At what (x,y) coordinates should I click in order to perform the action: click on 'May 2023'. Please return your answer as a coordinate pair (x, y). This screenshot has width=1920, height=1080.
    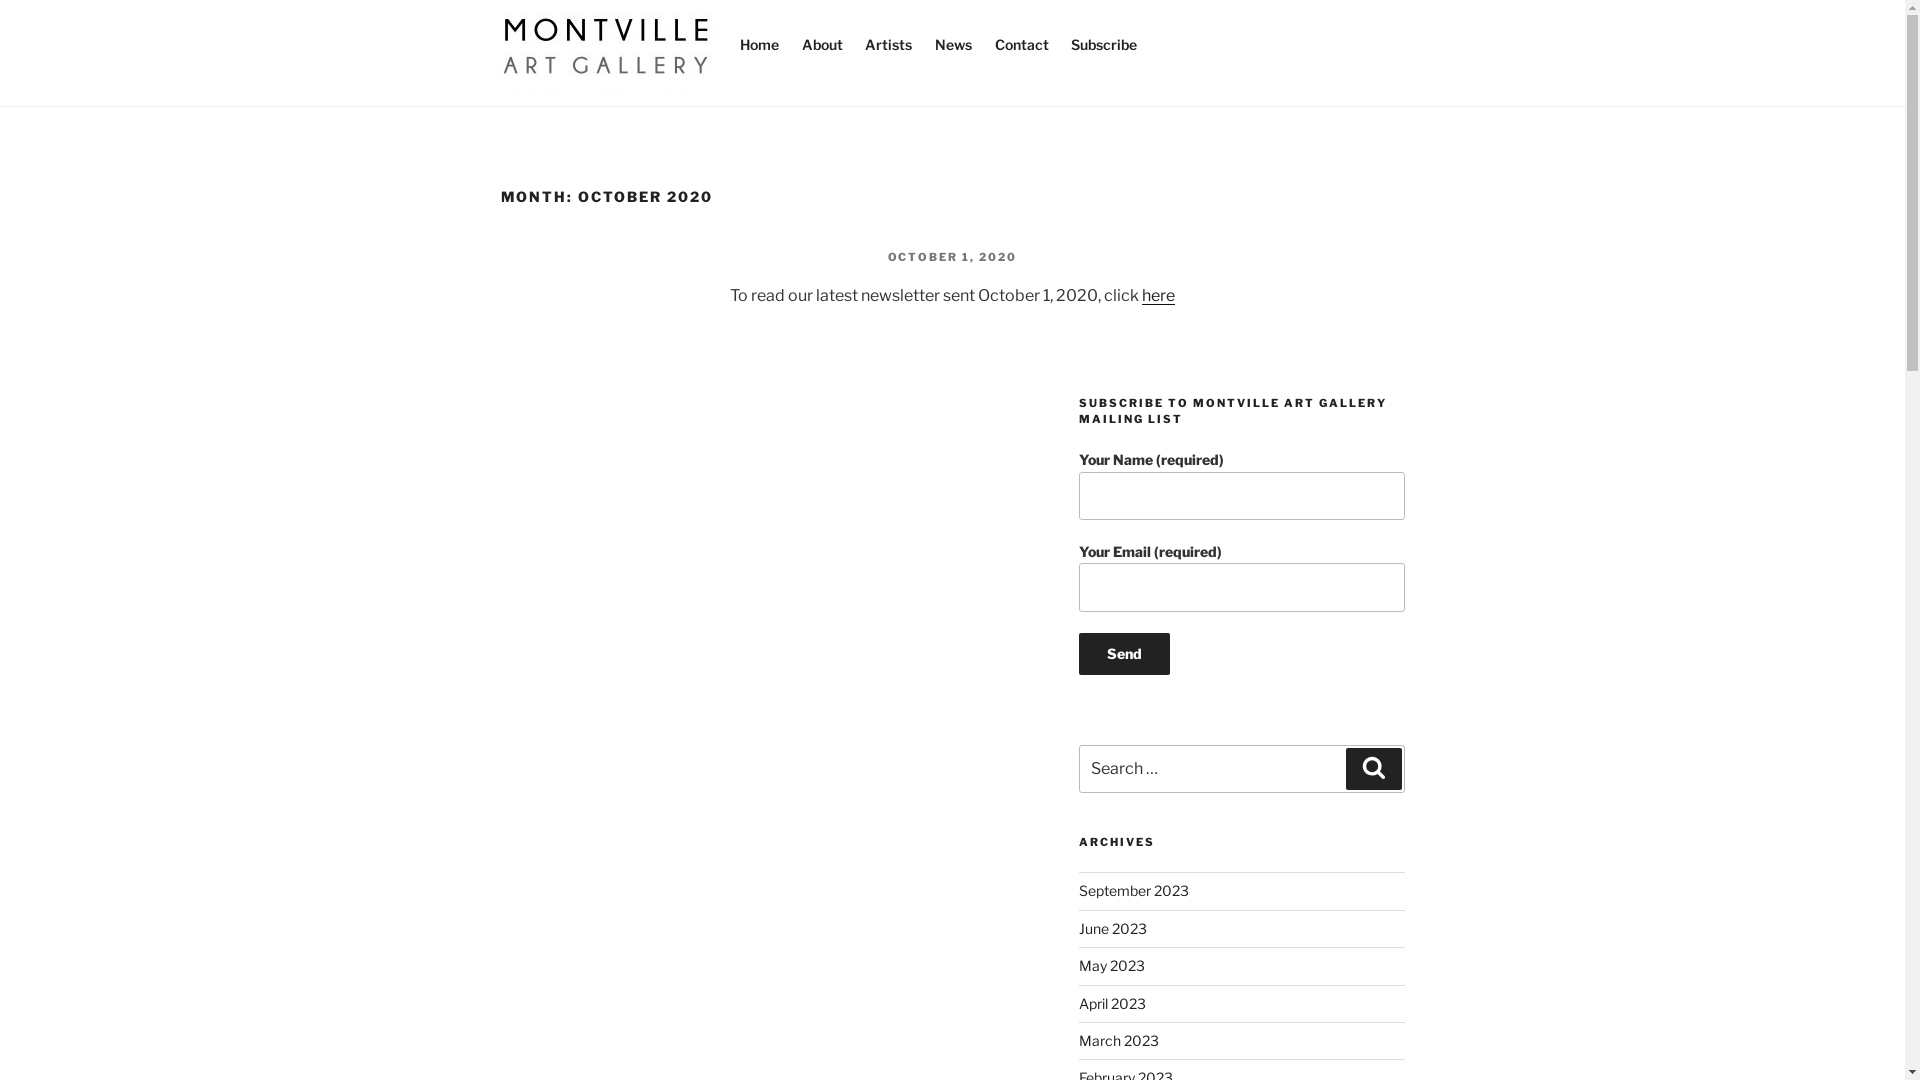
    Looking at the image, I should click on (1111, 964).